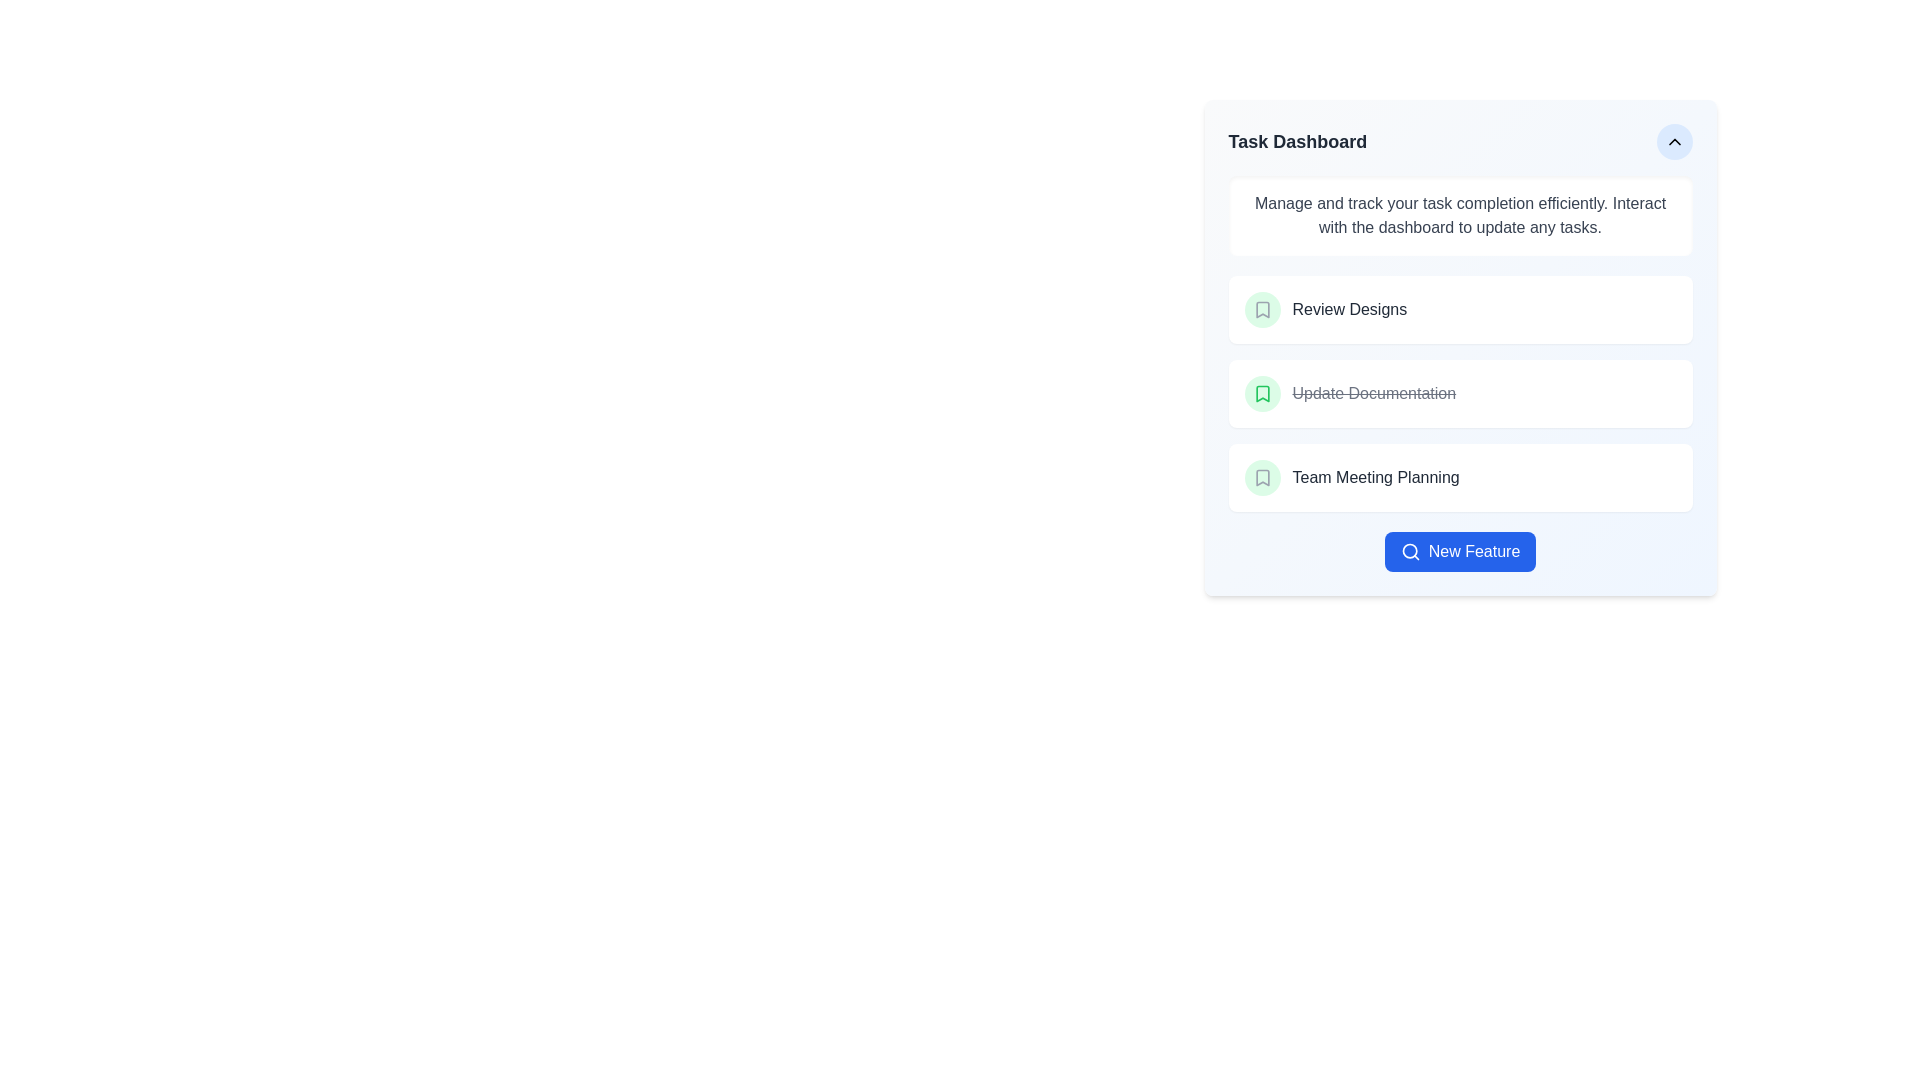 This screenshot has height=1080, width=1920. Describe the element at coordinates (1409, 551) in the screenshot. I see `the search icon located to the left of the 'New Feature' button at the bottom right of the card layout` at that location.